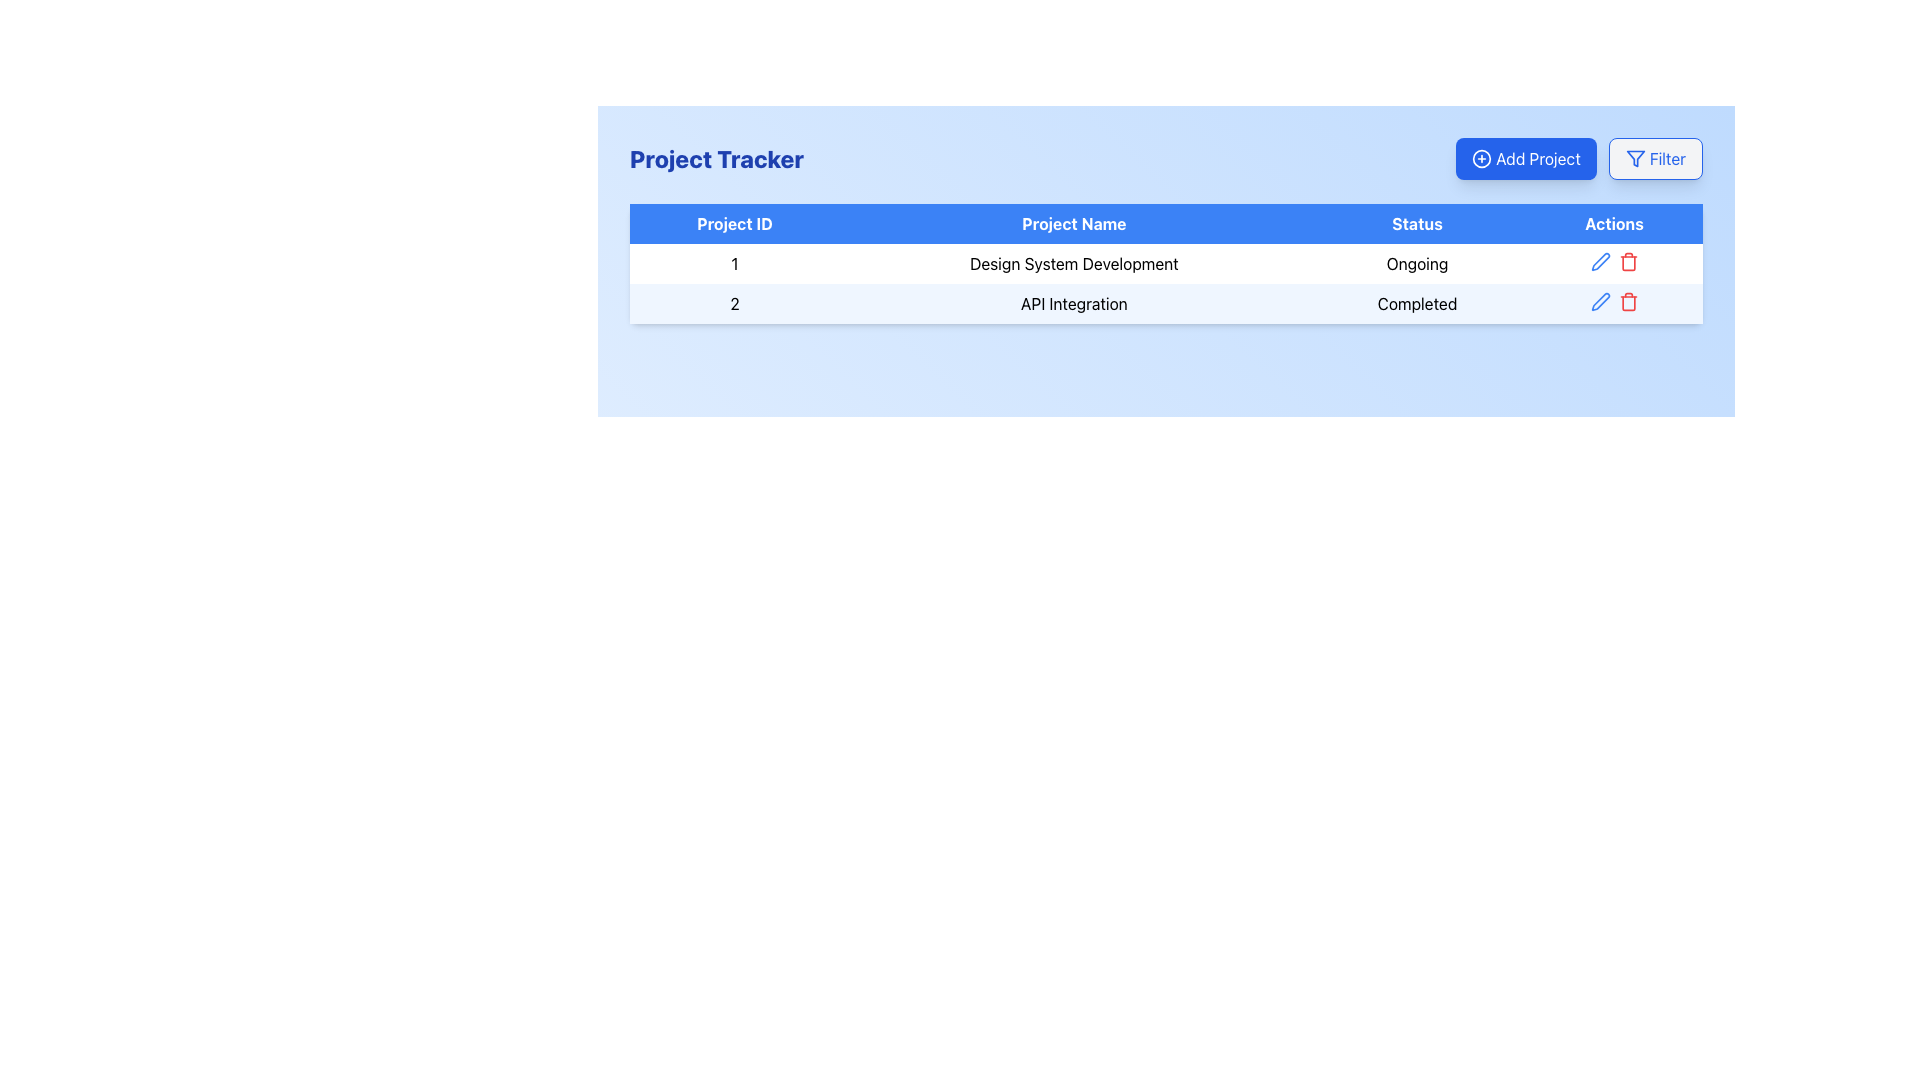  What do you see at coordinates (1635, 157) in the screenshot?
I see `the filter icon, which is a blue outlined triangular funnel inside the 'Filter' button` at bounding box center [1635, 157].